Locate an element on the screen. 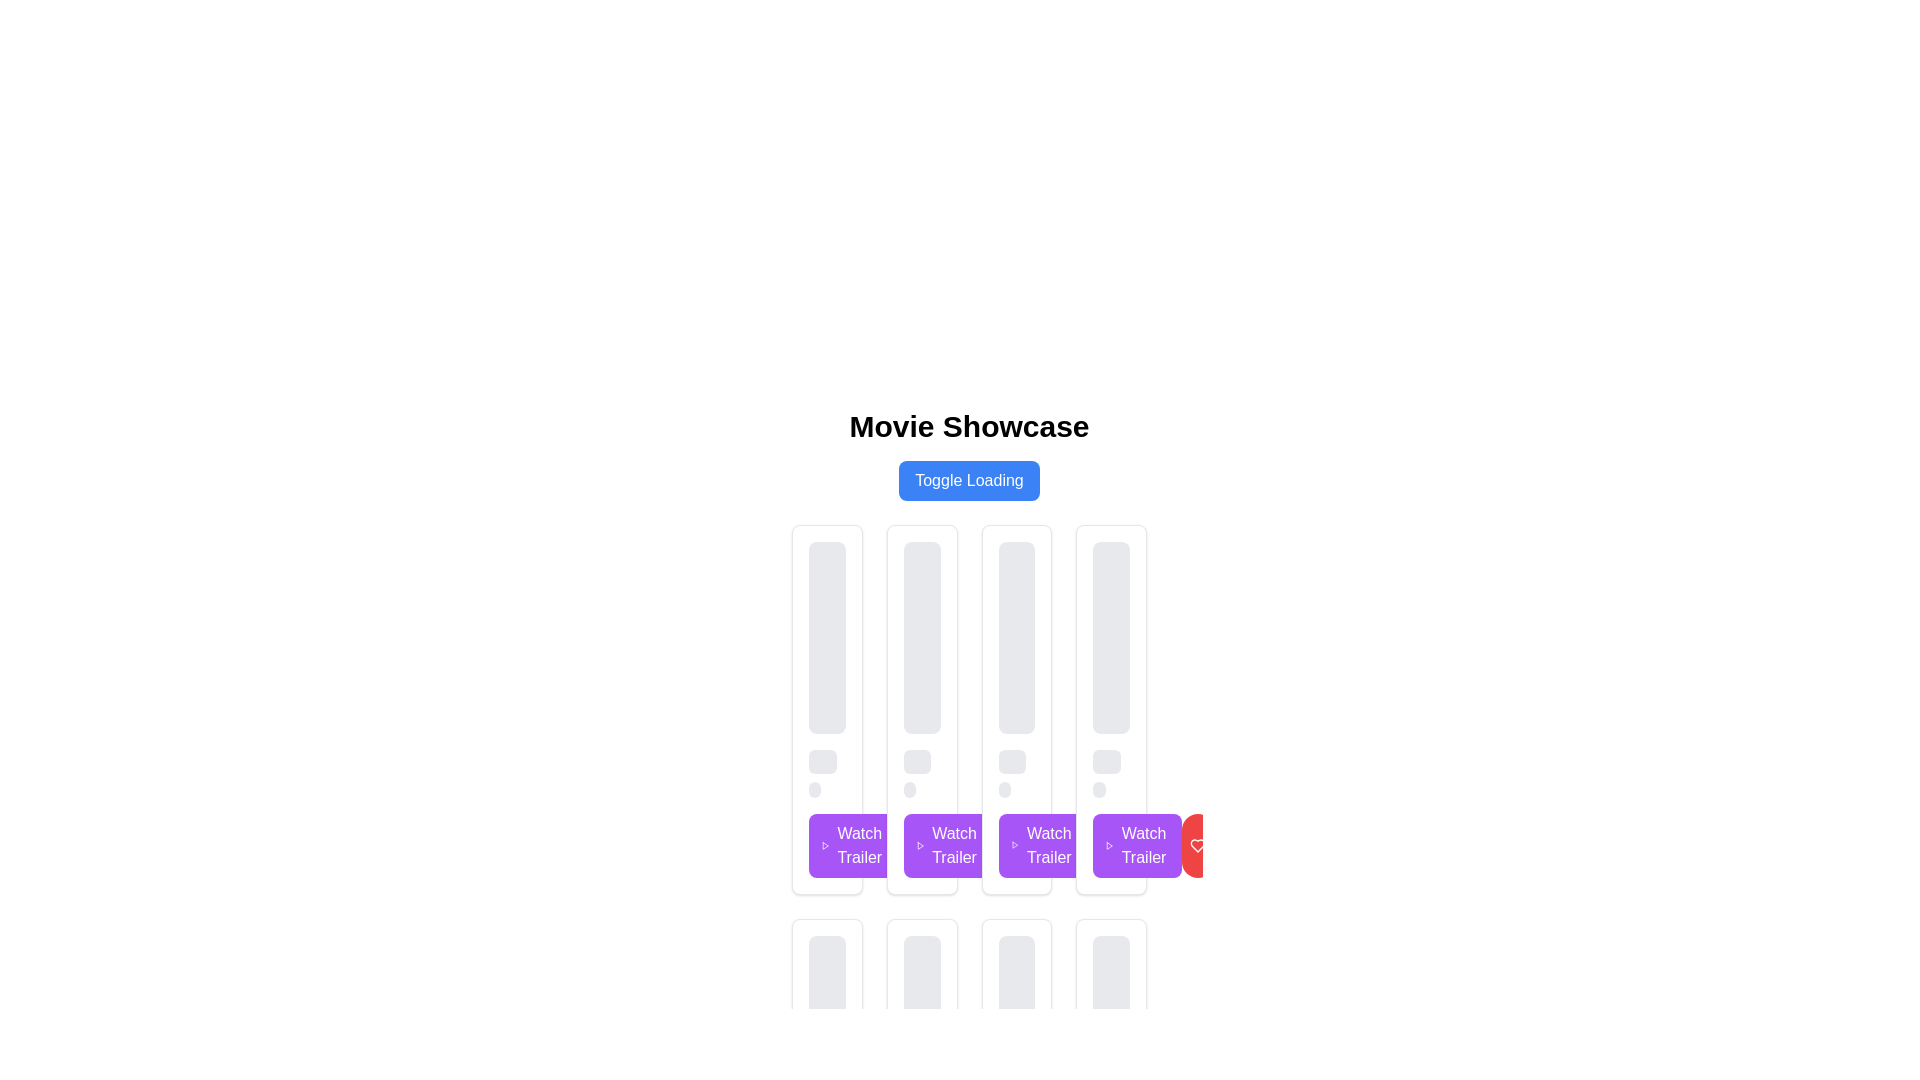  the button located directly below the heading 'Movie Showcase' that triggers or toggles a loading state in the application is located at coordinates (969, 481).